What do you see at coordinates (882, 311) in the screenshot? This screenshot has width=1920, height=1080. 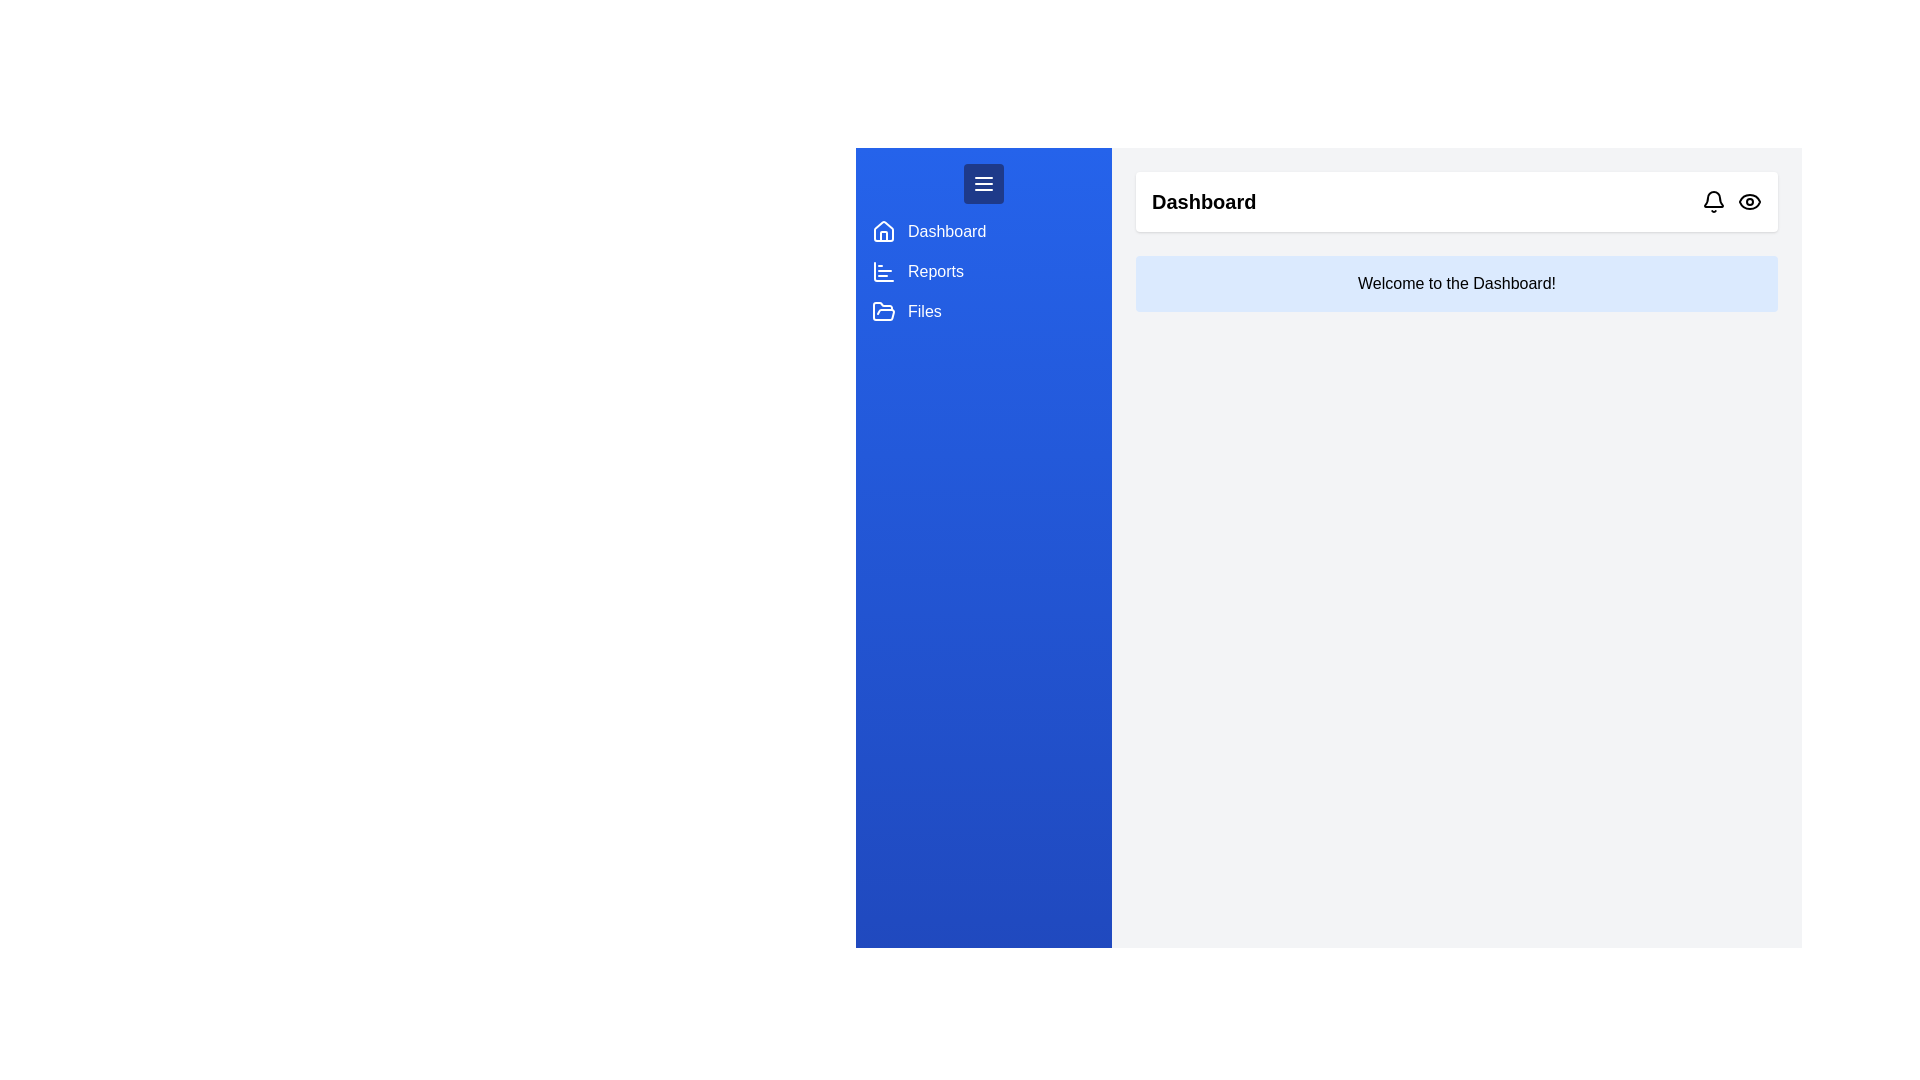 I see `the blue folder icon located next to the 'Files' label in the third menu item of the left sidebar` at bounding box center [882, 311].